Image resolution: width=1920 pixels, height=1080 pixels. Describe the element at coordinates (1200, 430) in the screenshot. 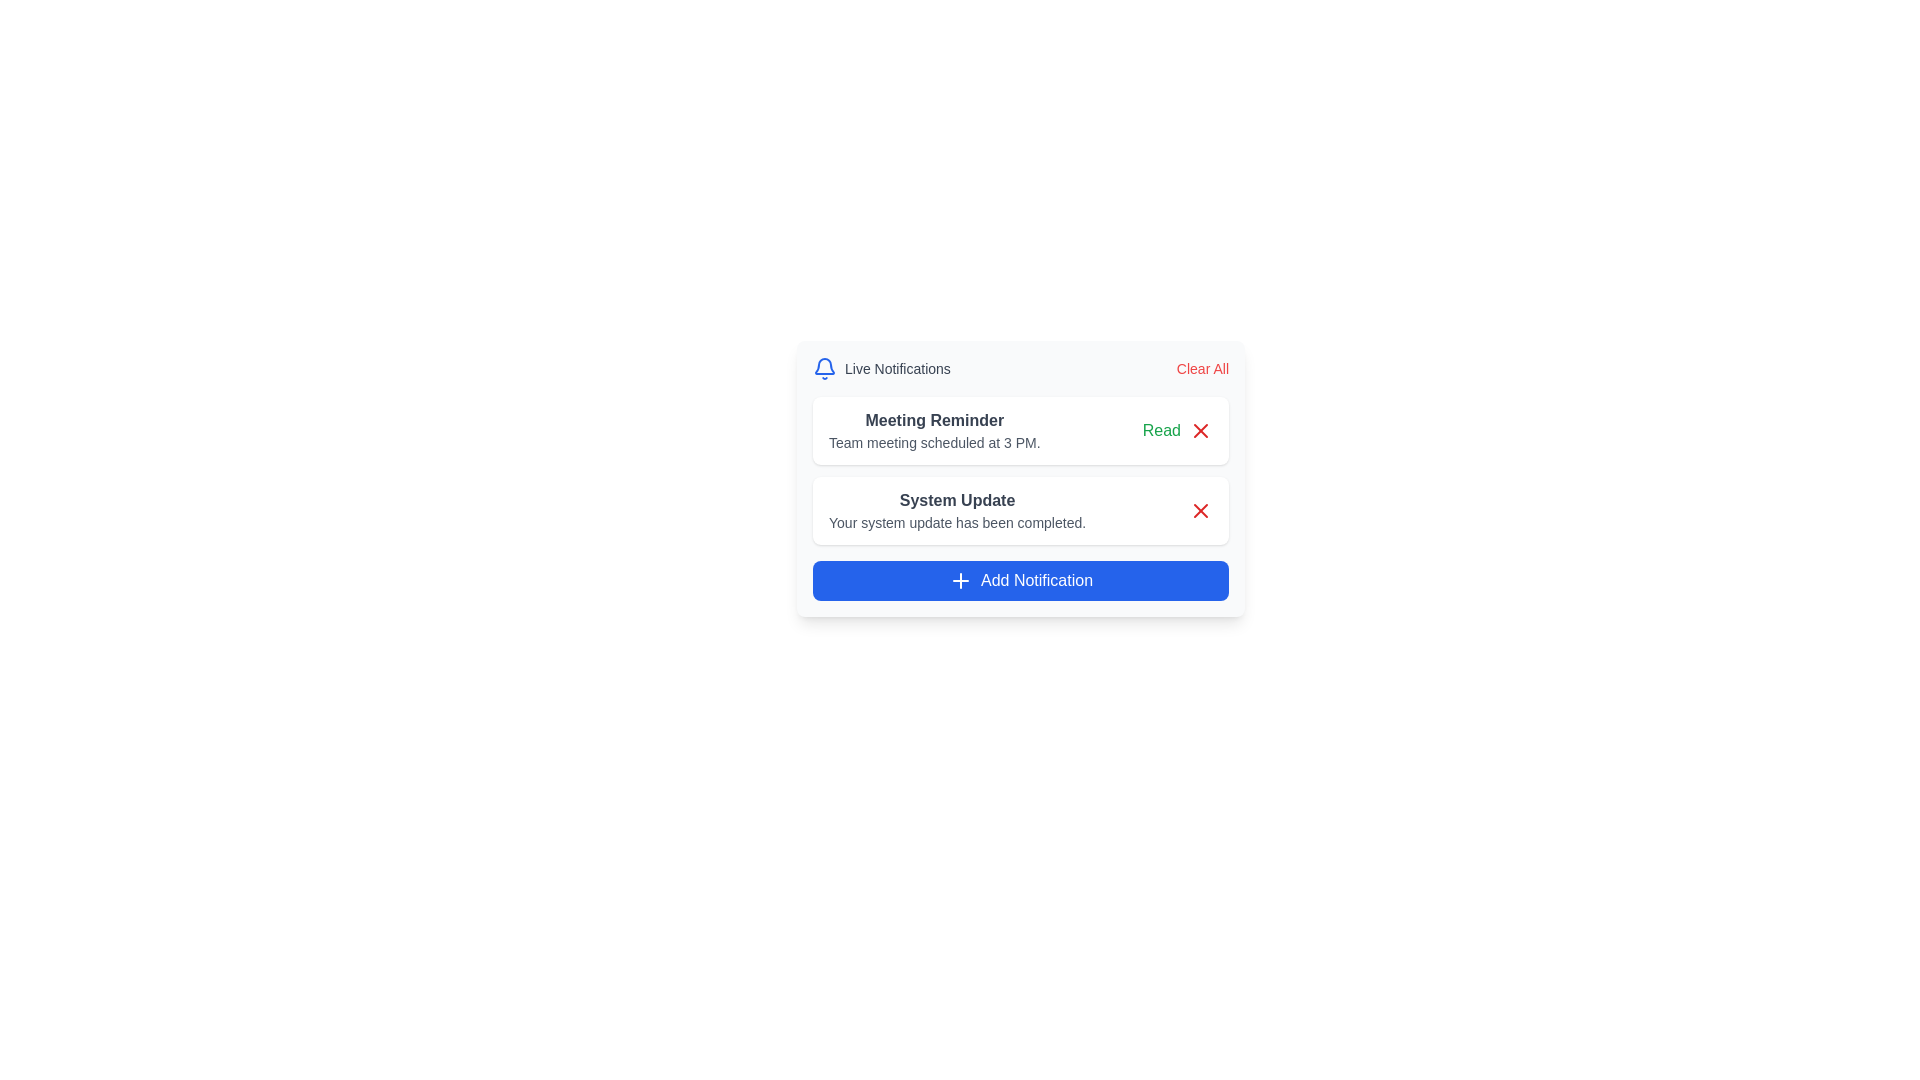

I see `the red 'X' icon button on the far-right side of the notification panel` at that location.